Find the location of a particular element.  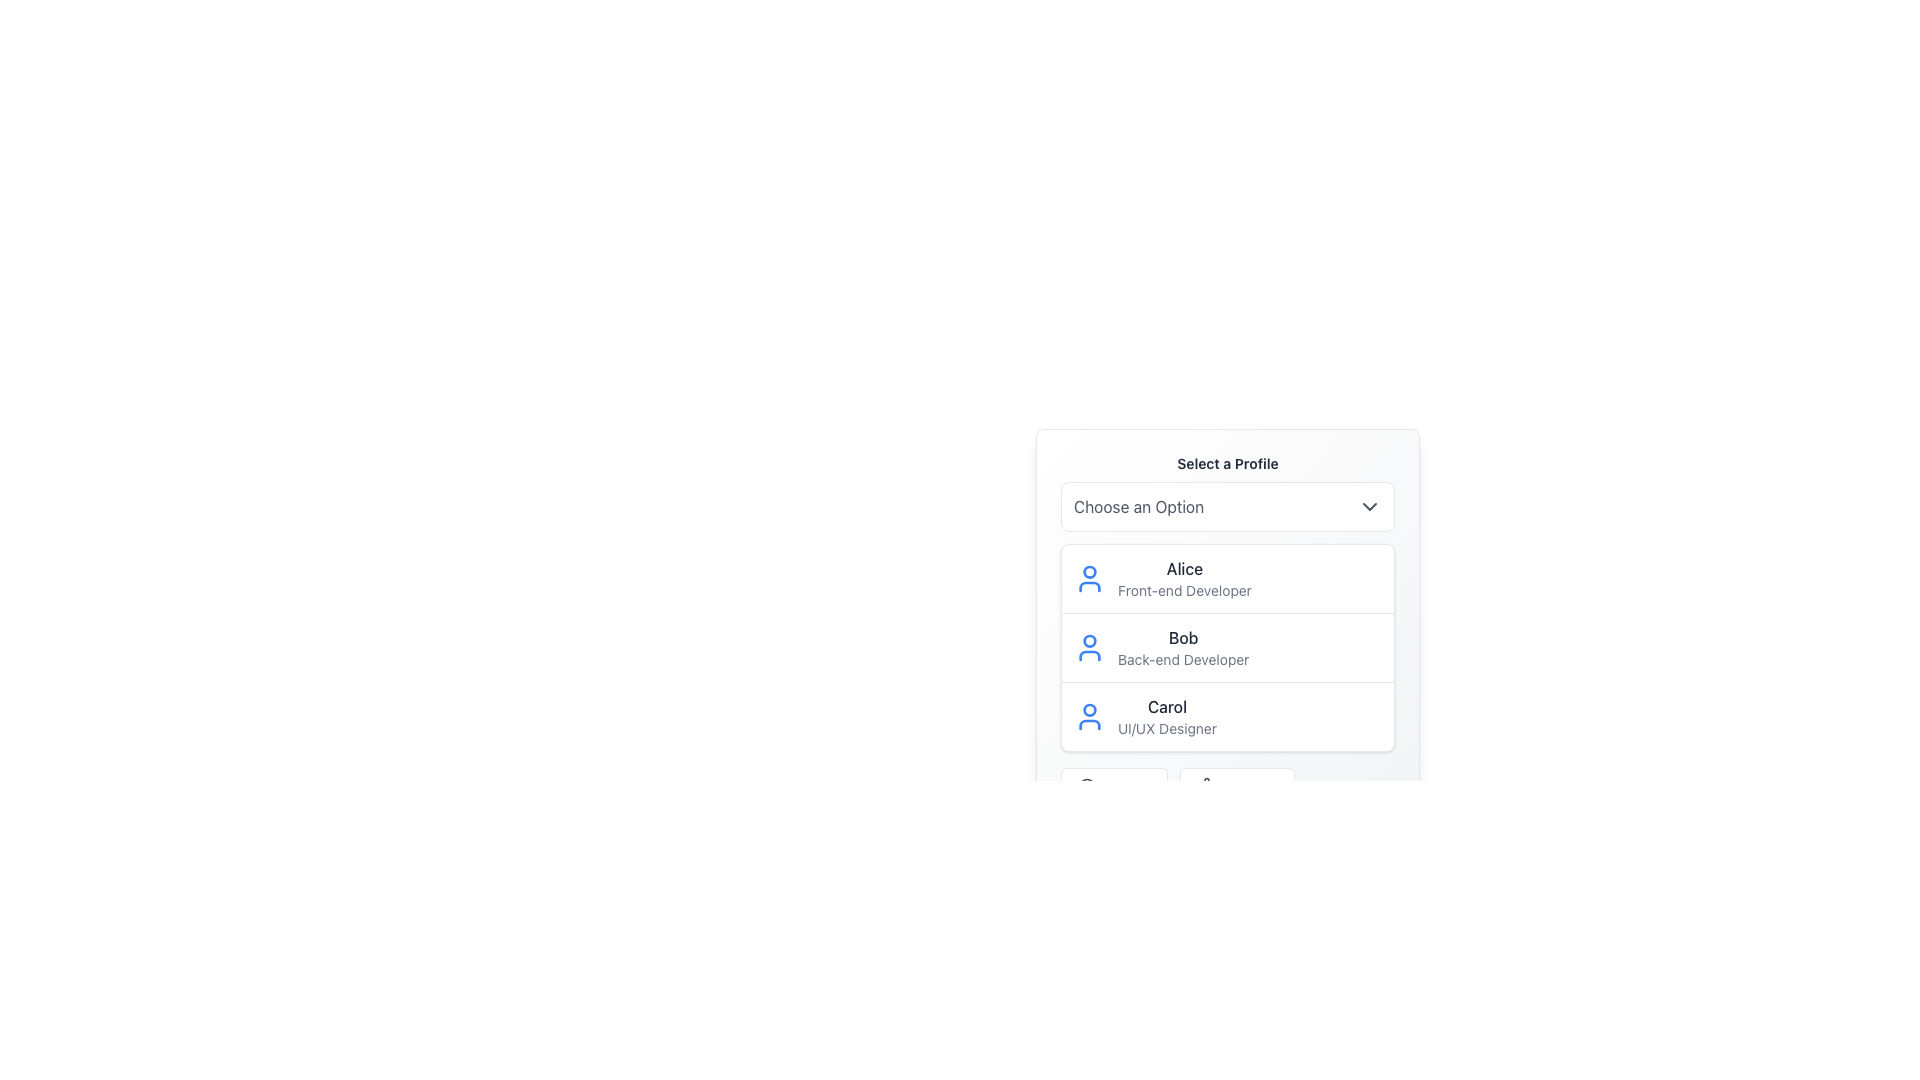

the text label displaying 'Front-end Developer' located below the name 'Alice' in the profile selection list is located at coordinates (1185, 589).